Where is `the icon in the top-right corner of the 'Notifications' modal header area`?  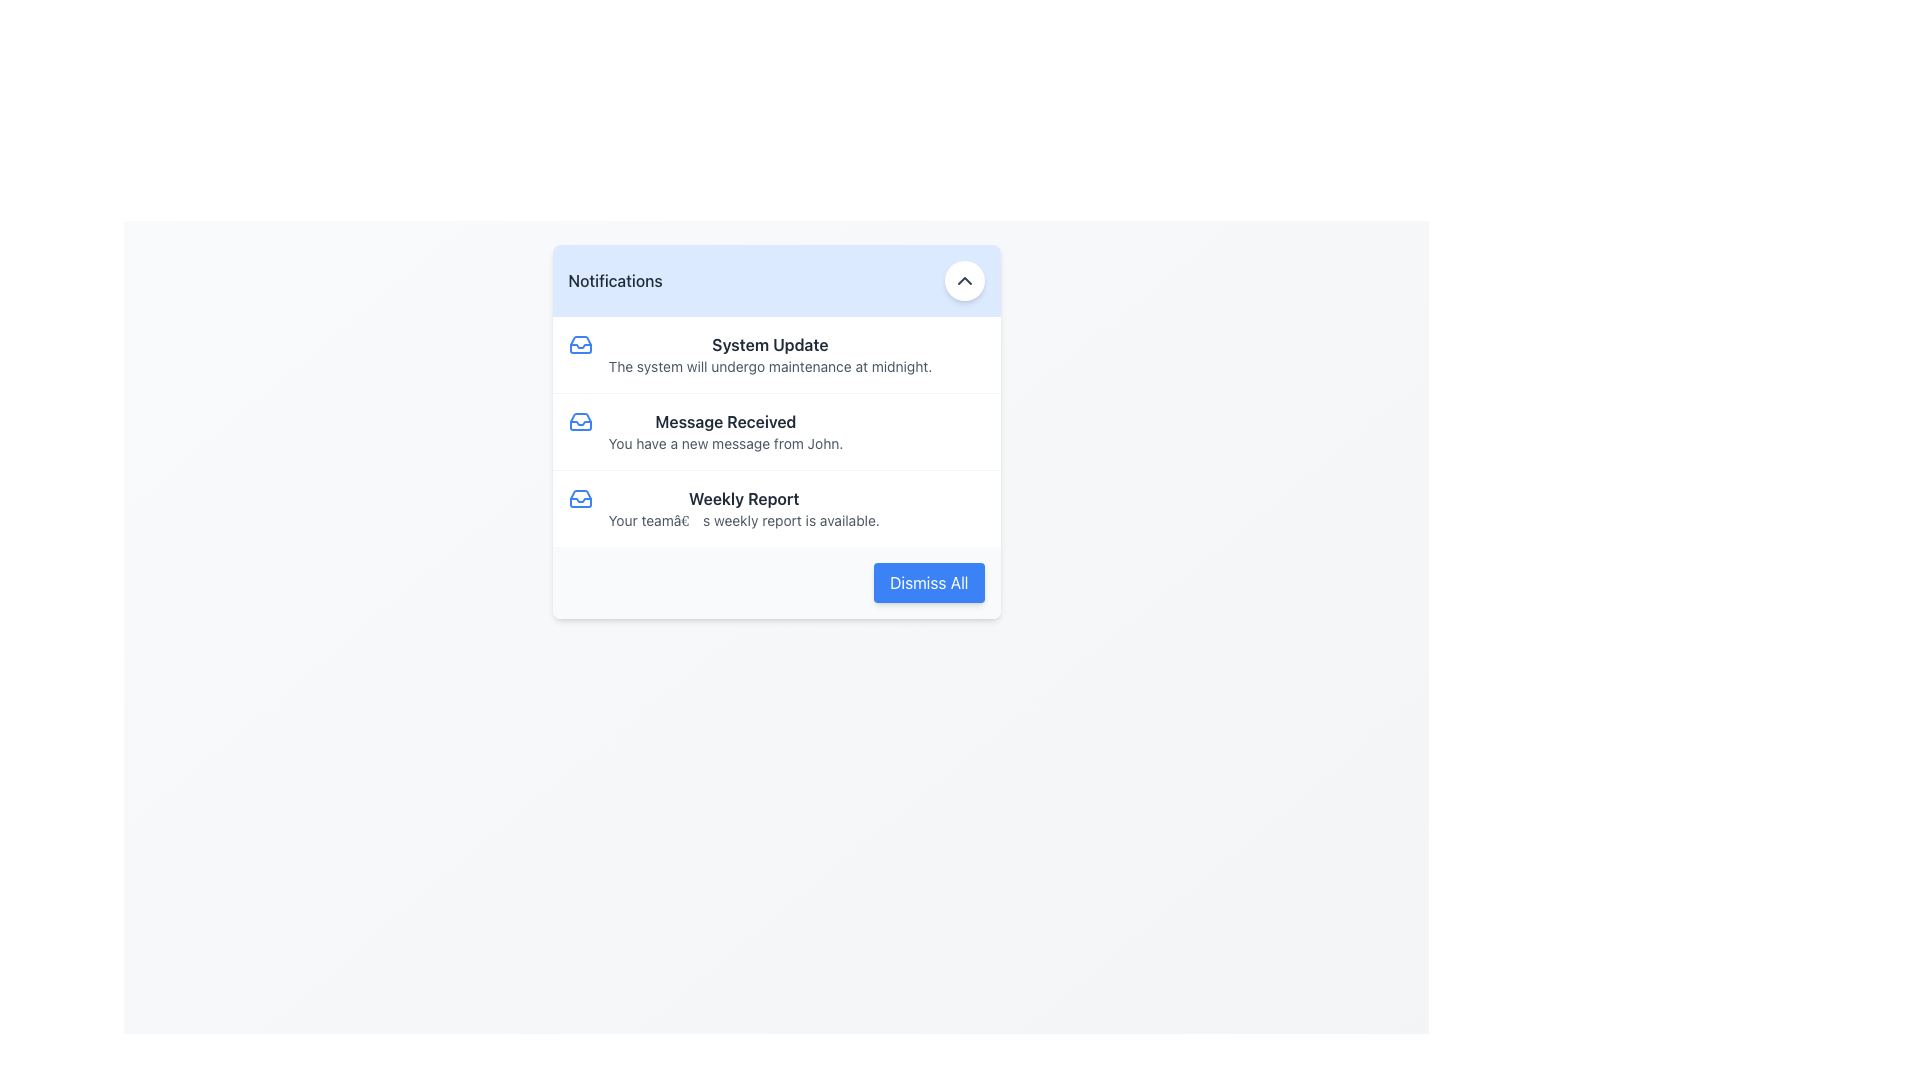
the icon in the top-right corner of the 'Notifications' modal header area is located at coordinates (964, 281).